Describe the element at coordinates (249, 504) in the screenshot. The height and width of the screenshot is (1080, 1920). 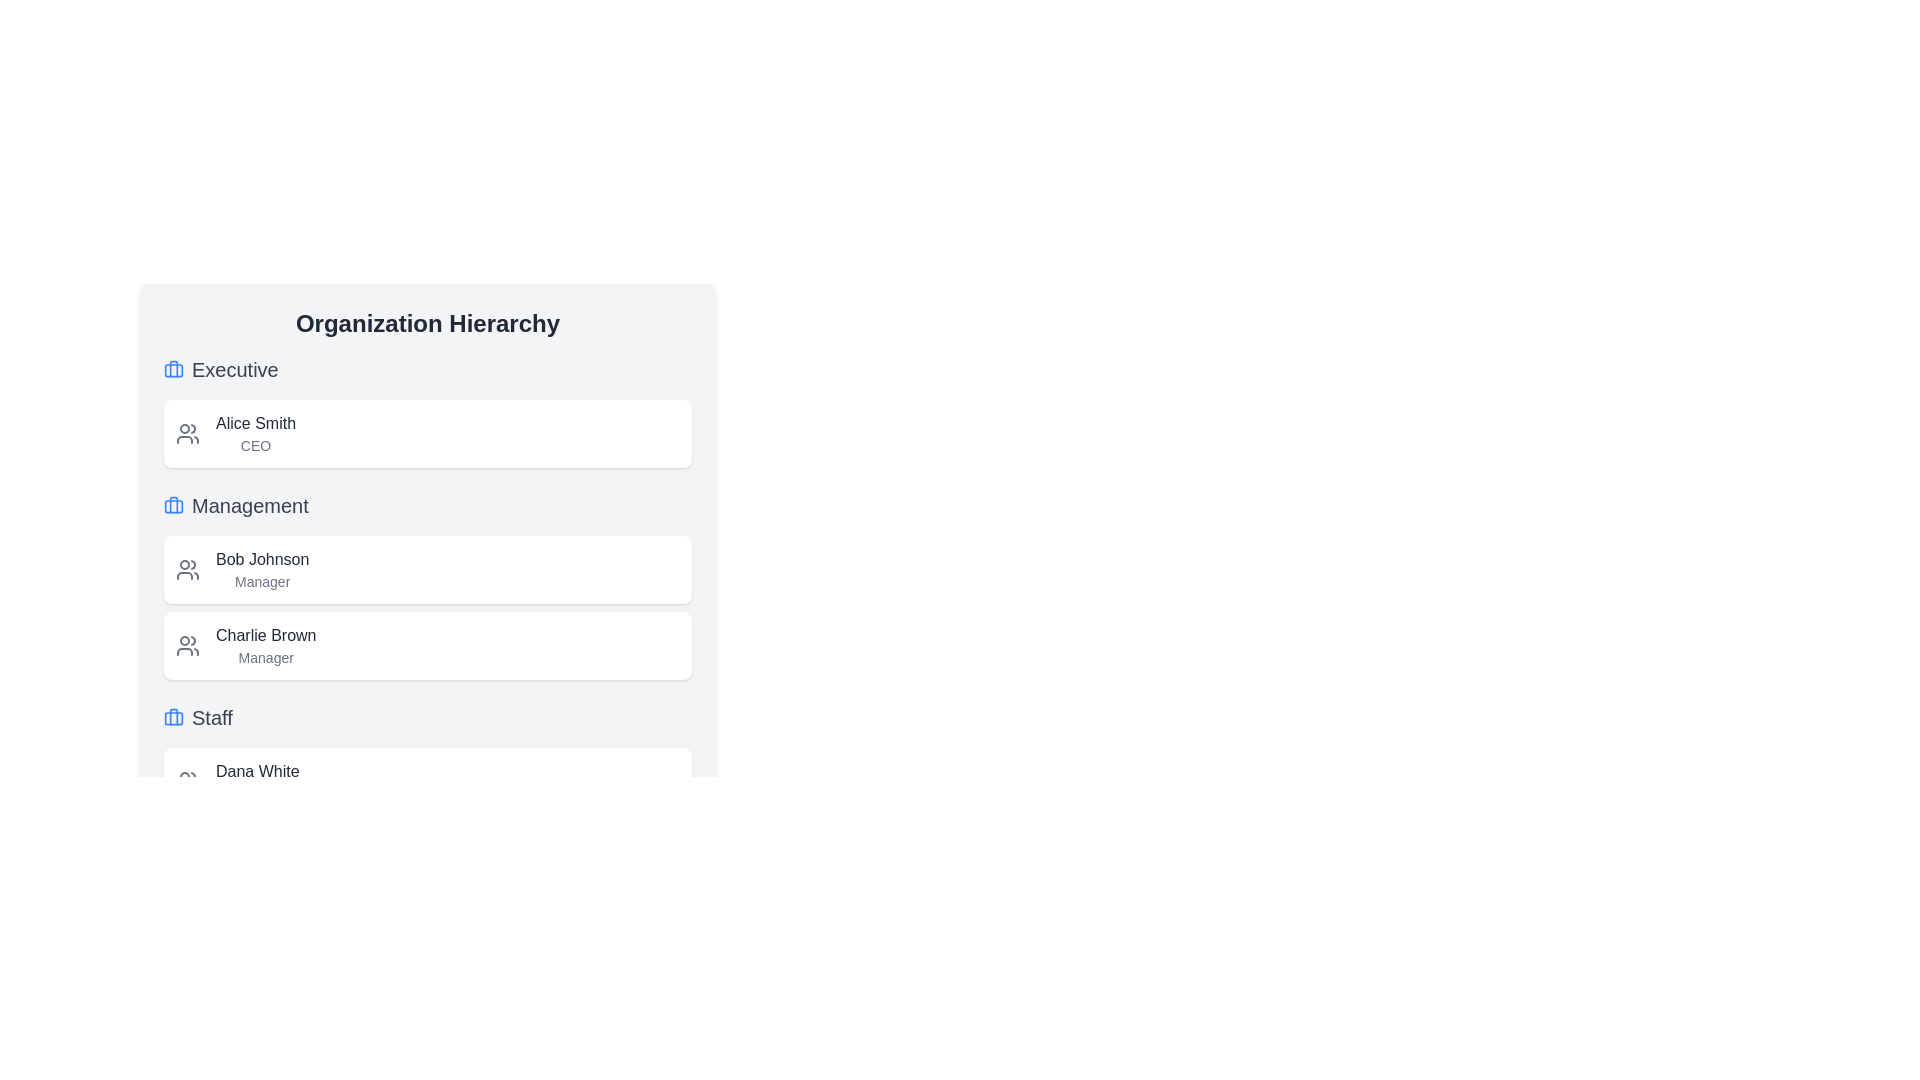
I see `text label displaying 'Management' which is centrally aligned below the 'Executive' label and next to a blue icon` at that location.